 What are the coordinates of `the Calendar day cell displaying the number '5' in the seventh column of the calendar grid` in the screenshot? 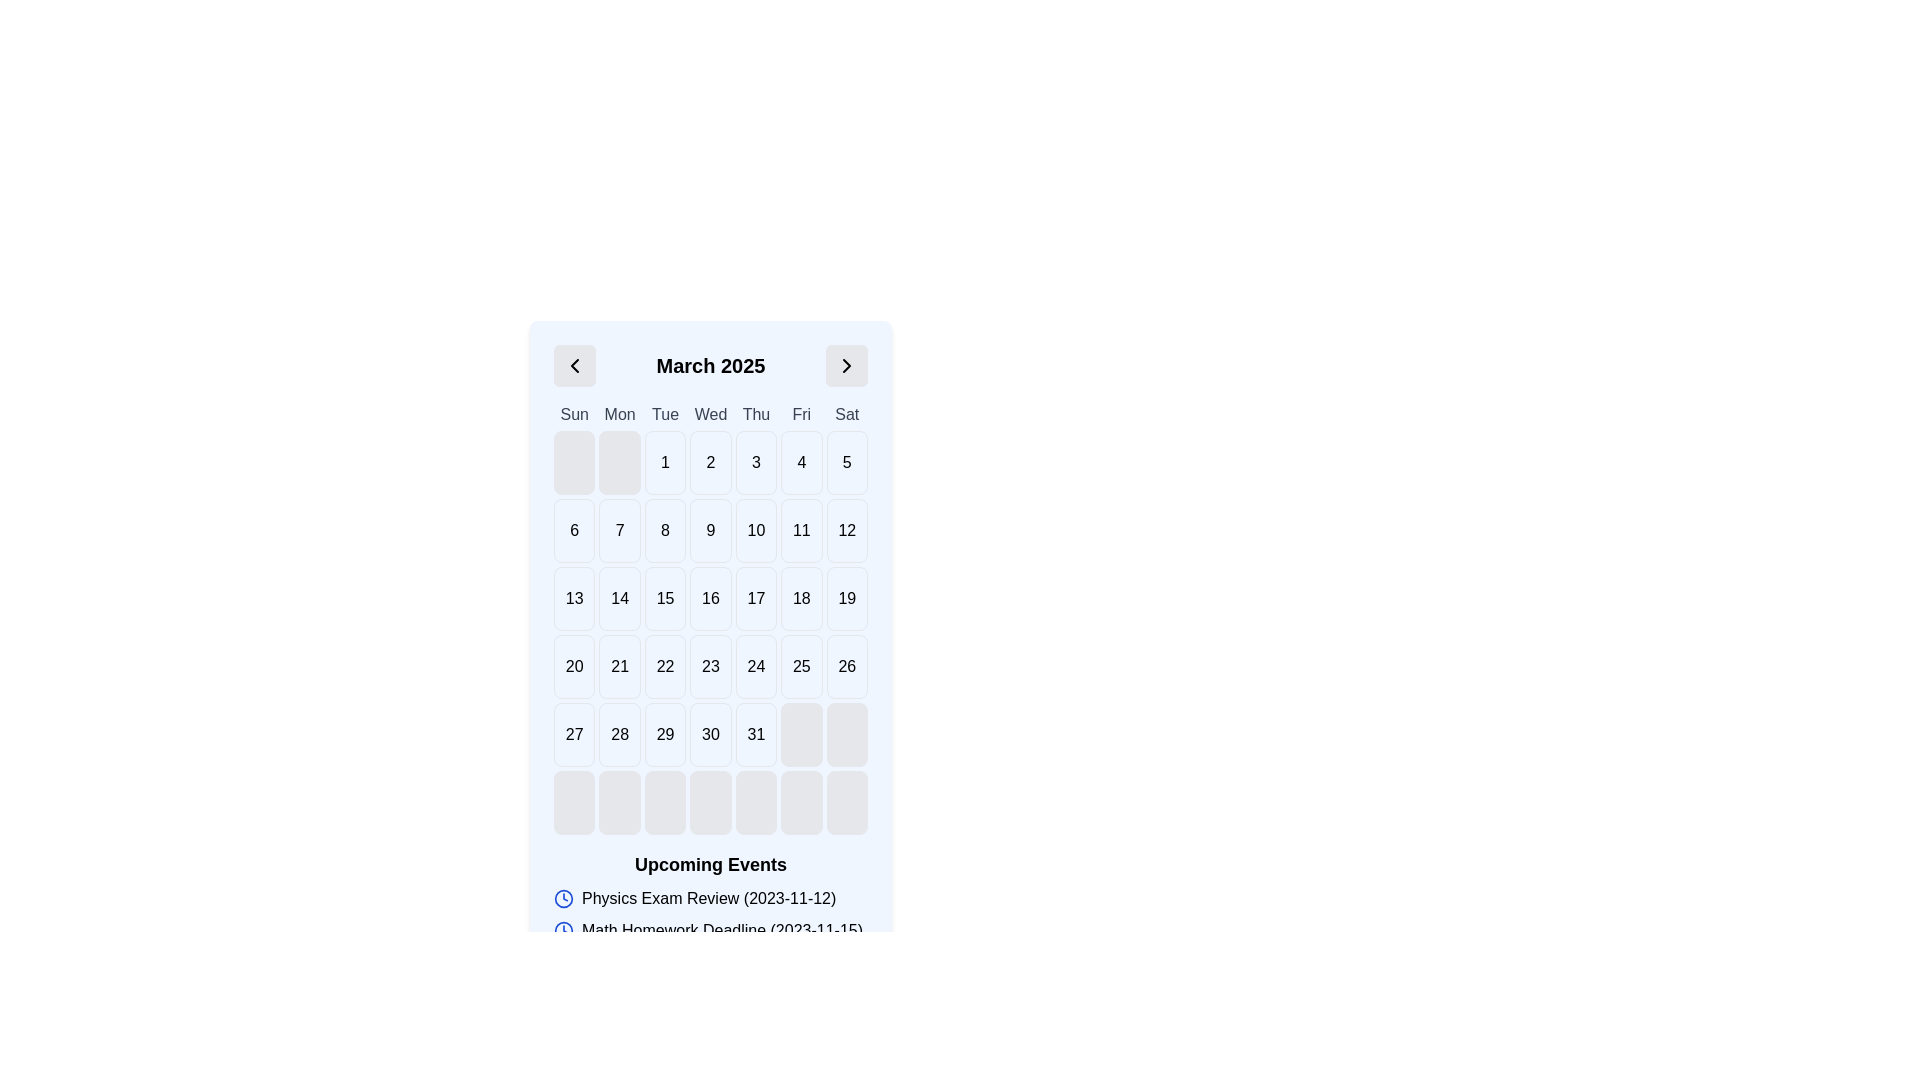 It's located at (847, 462).